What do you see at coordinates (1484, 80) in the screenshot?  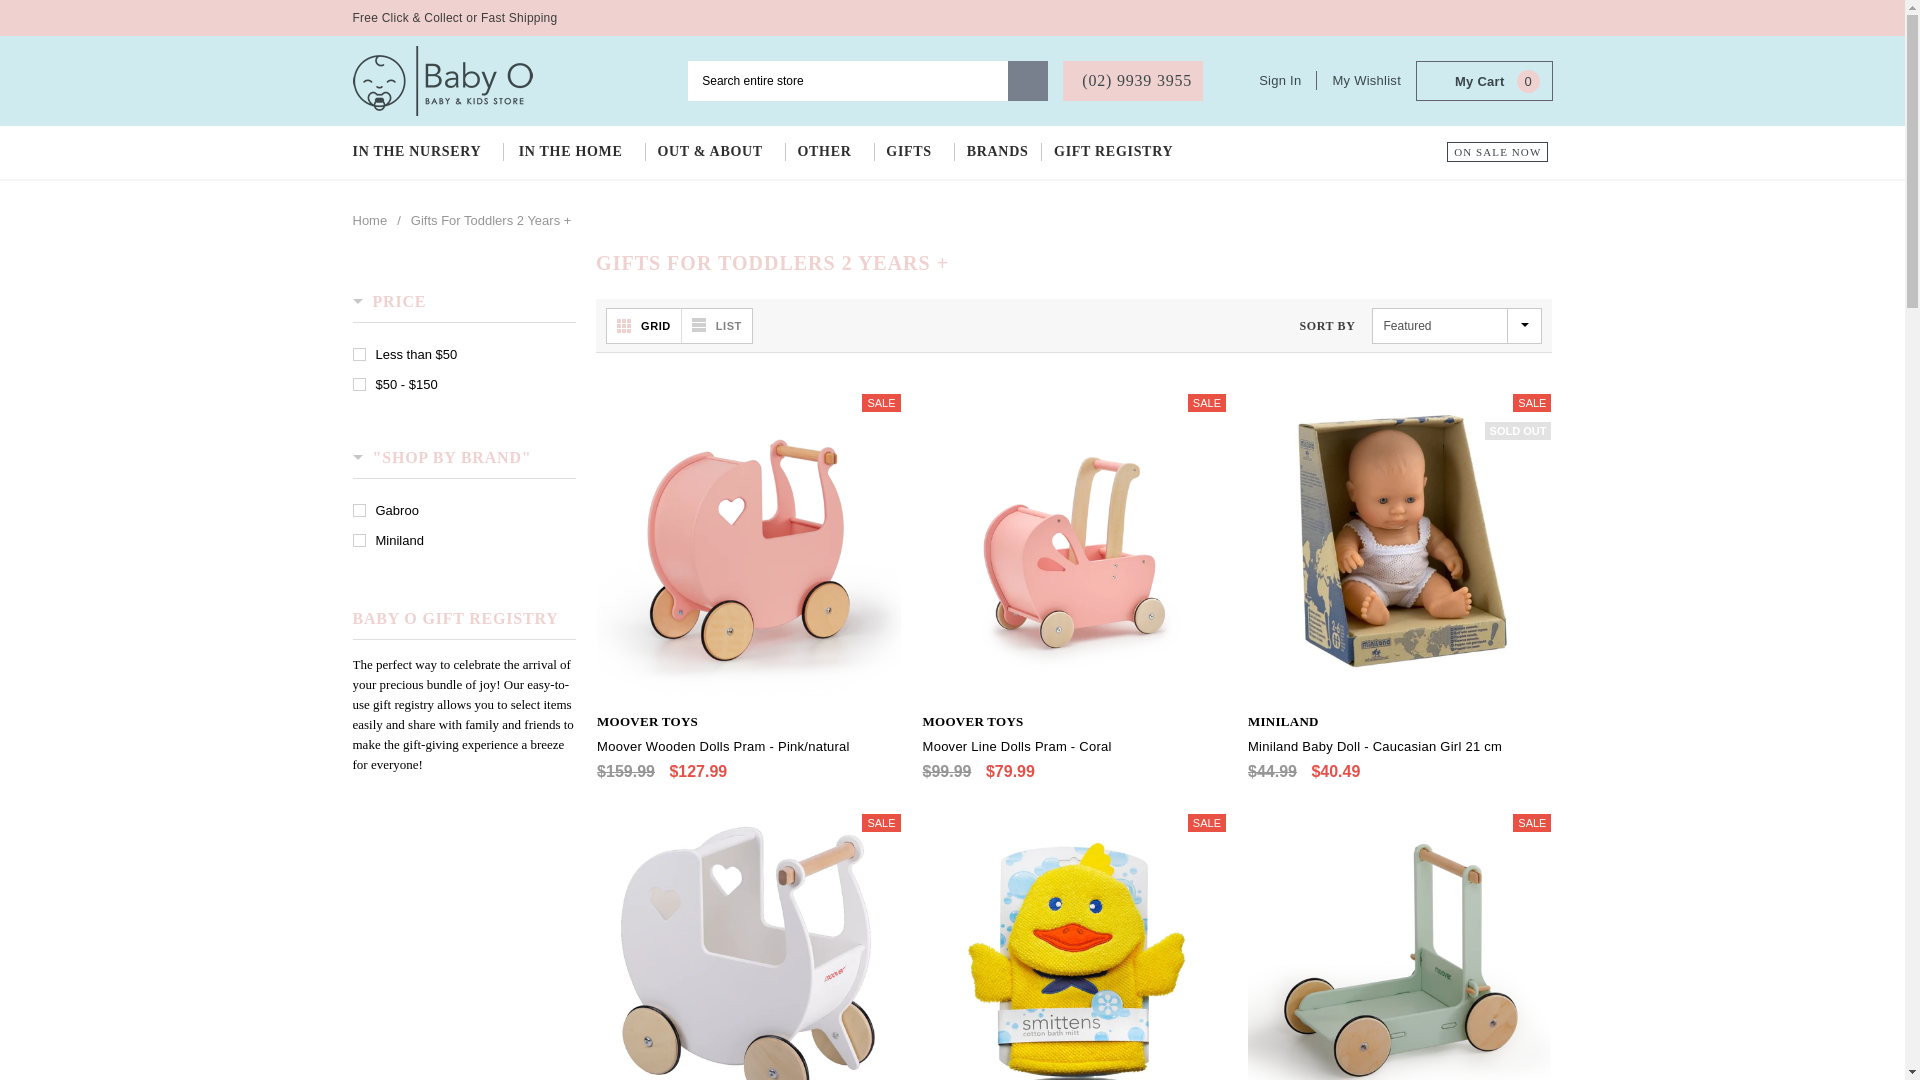 I see `'My Cart` at bounding box center [1484, 80].